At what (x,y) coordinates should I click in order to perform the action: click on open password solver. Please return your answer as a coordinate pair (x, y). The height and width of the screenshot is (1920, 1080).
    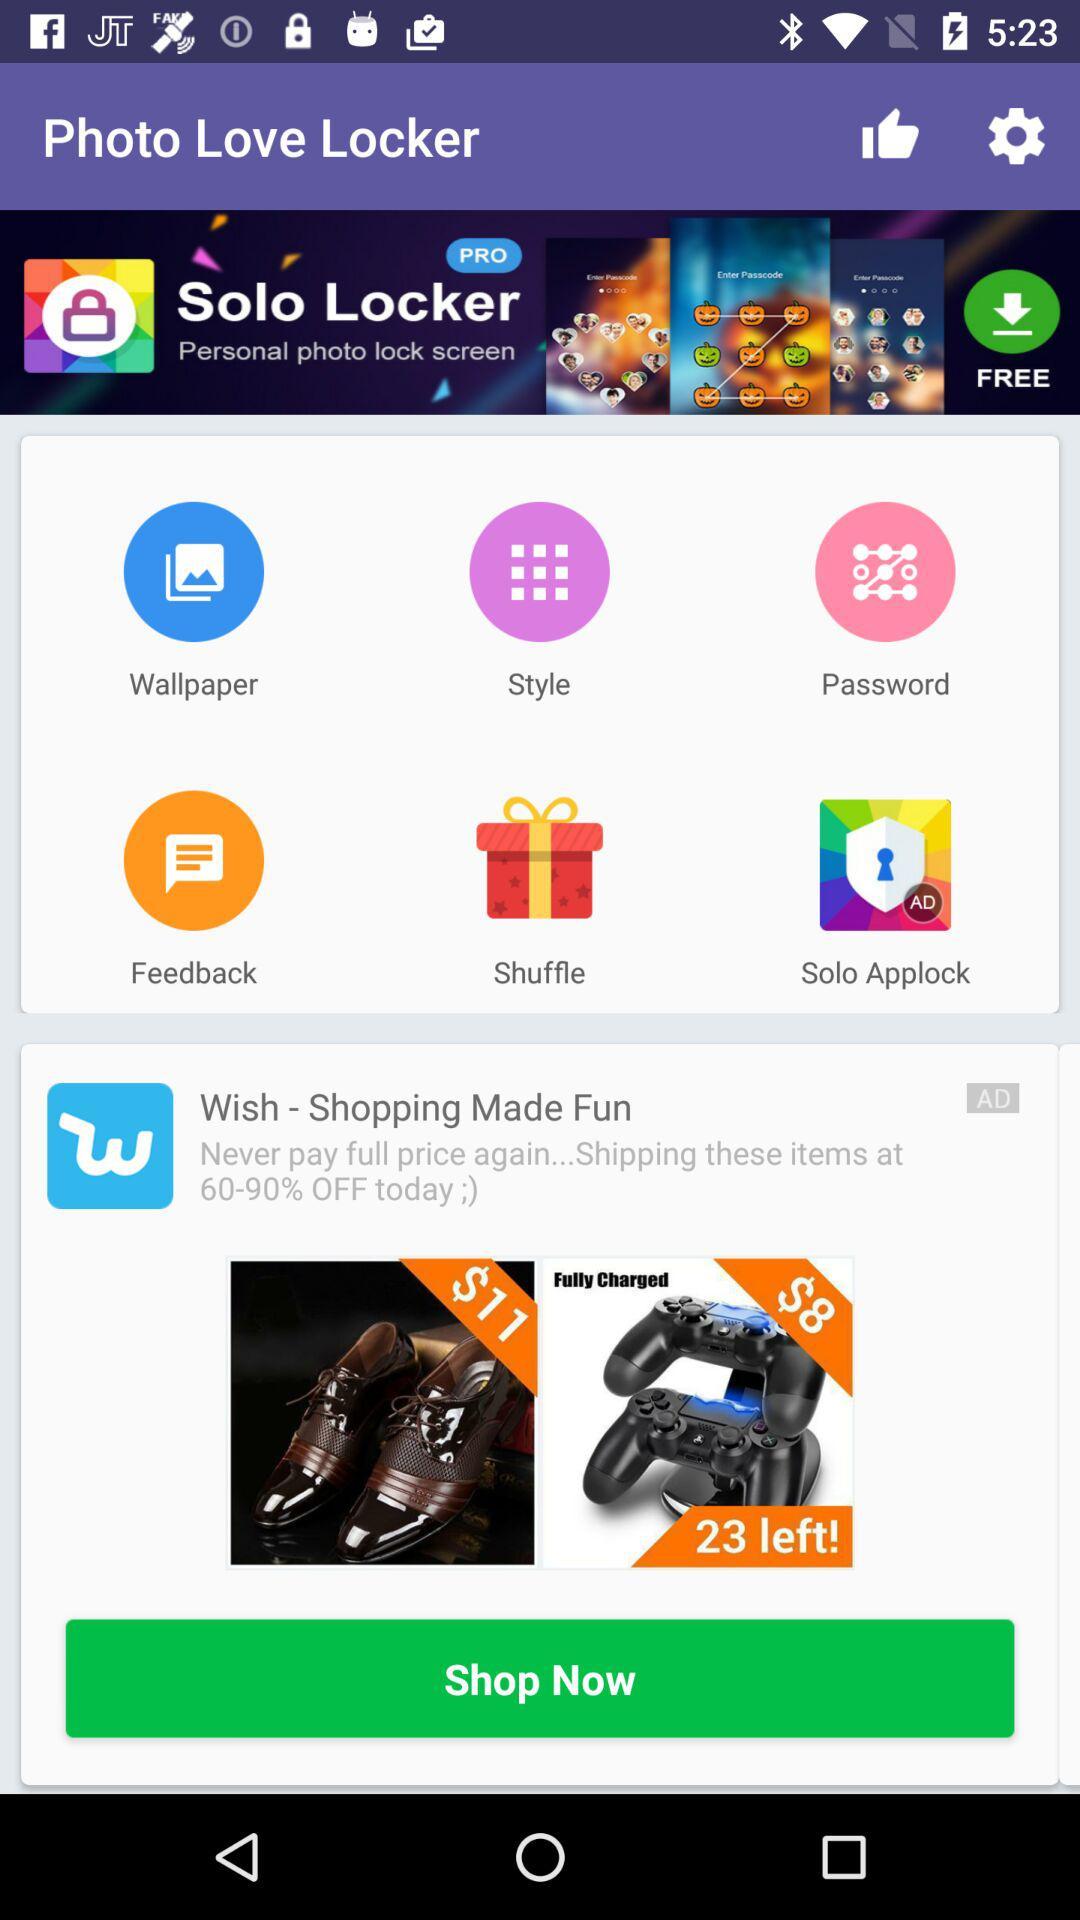
    Looking at the image, I should click on (884, 570).